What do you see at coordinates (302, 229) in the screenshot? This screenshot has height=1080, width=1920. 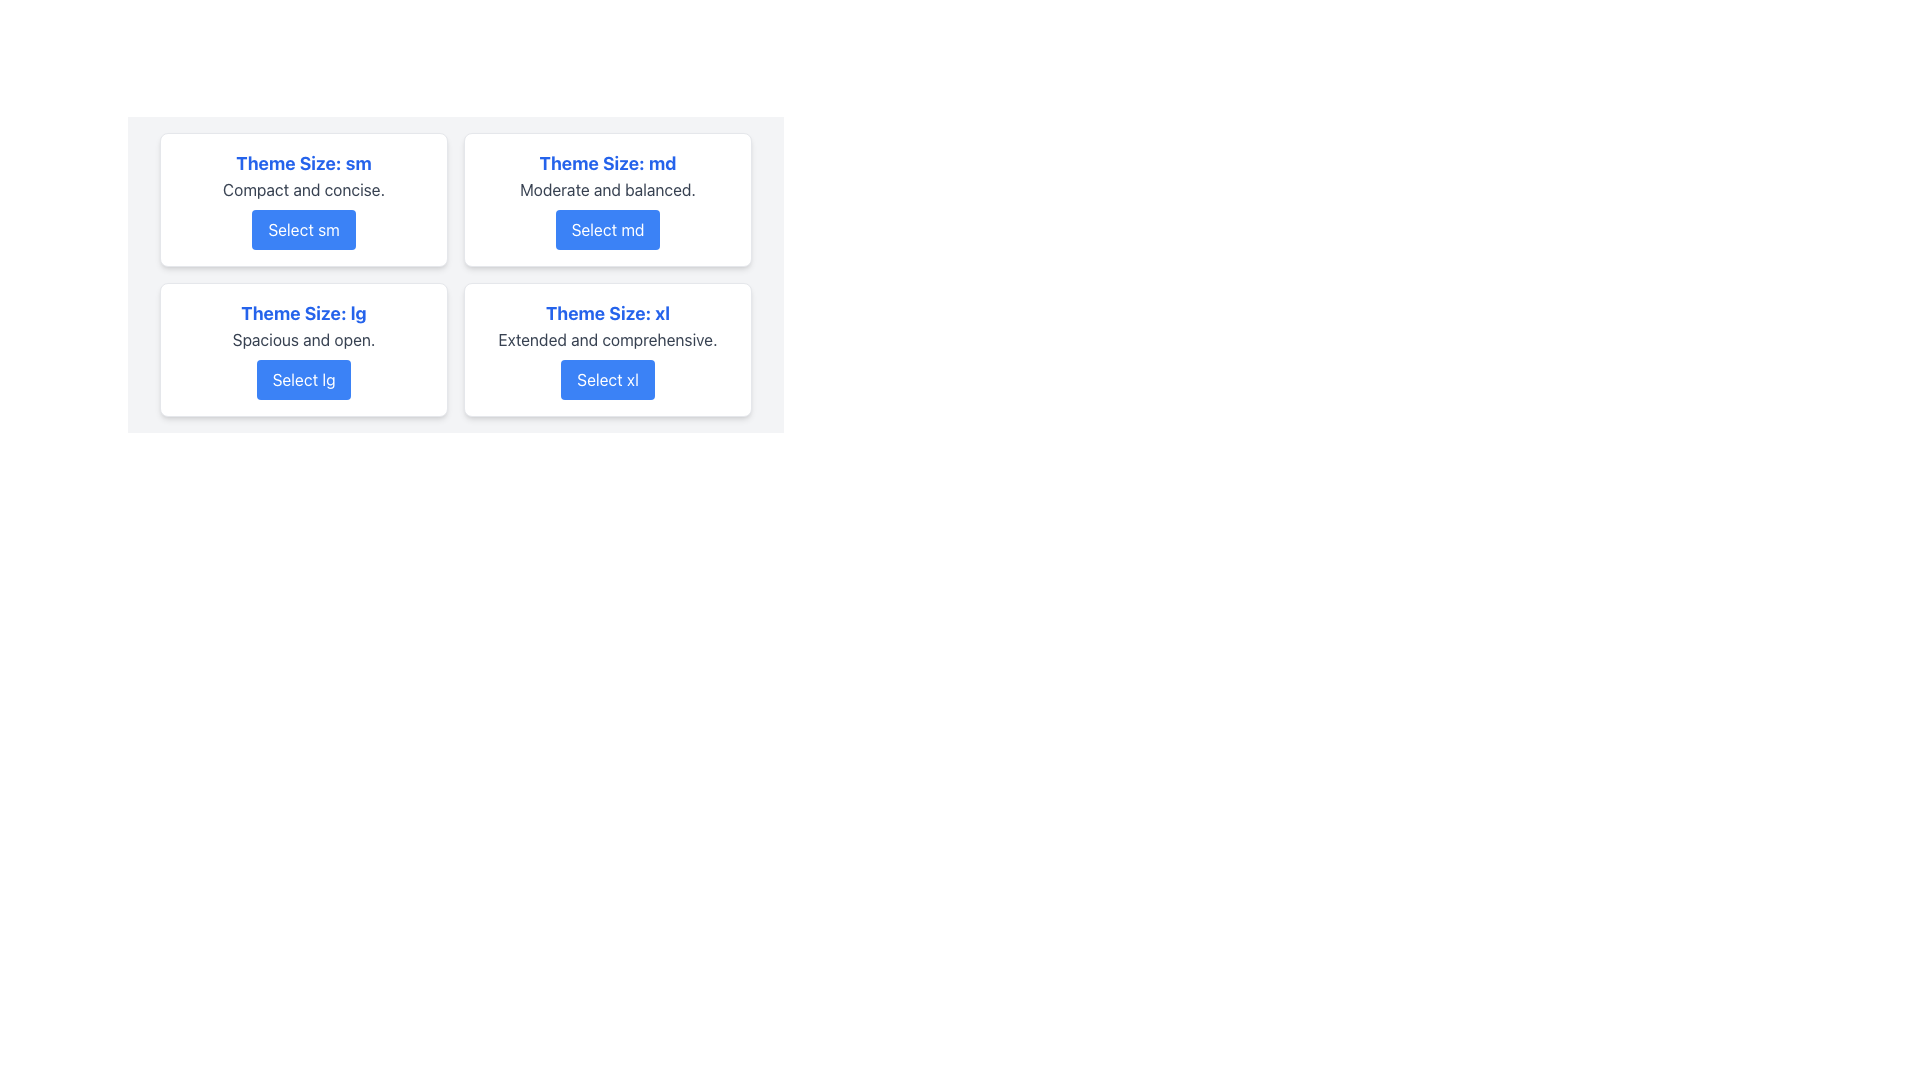 I see `the rectangular button with rounded edges and blue background labeled 'Select sm' to observe the color change effect` at bounding box center [302, 229].